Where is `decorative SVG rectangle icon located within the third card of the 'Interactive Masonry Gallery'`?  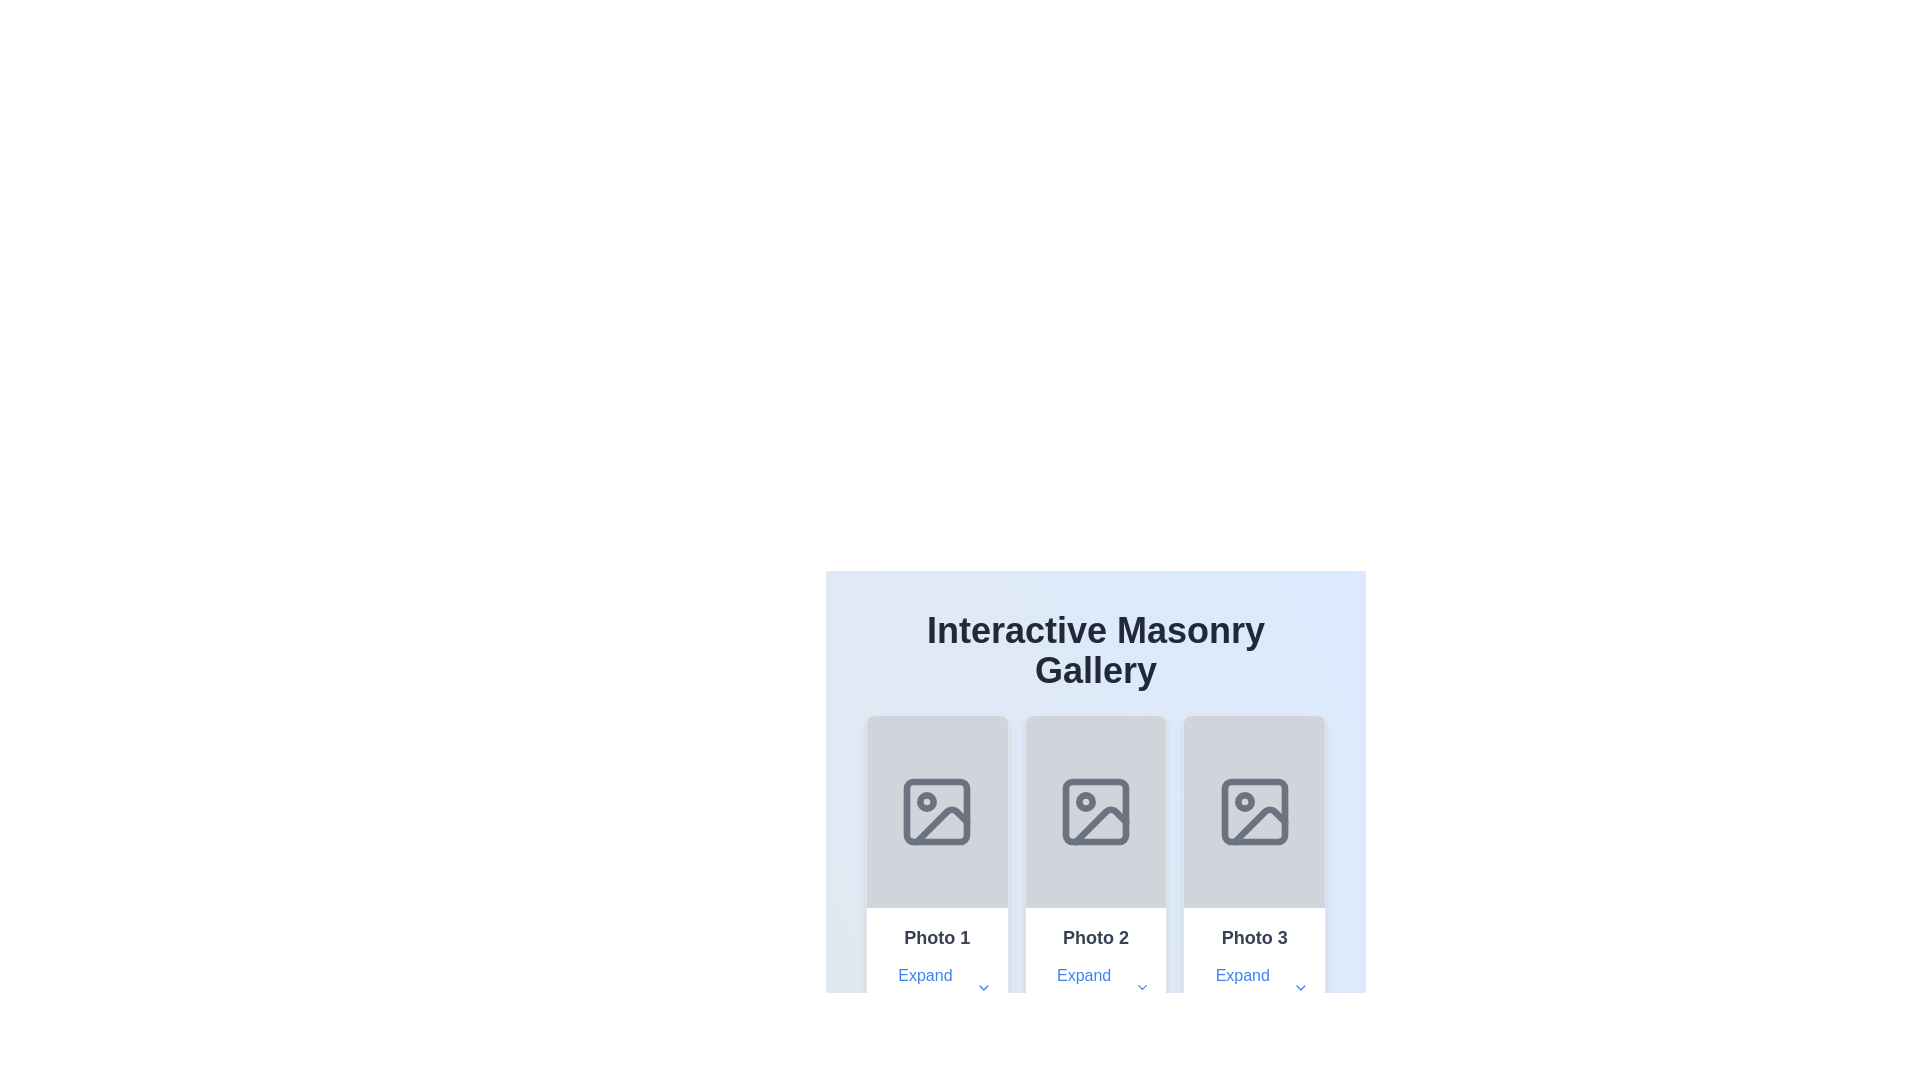
decorative SVG rectangle icon located within the third card of the 'Interactive Masonry Gallery' is located at coordinates (1253, 812).